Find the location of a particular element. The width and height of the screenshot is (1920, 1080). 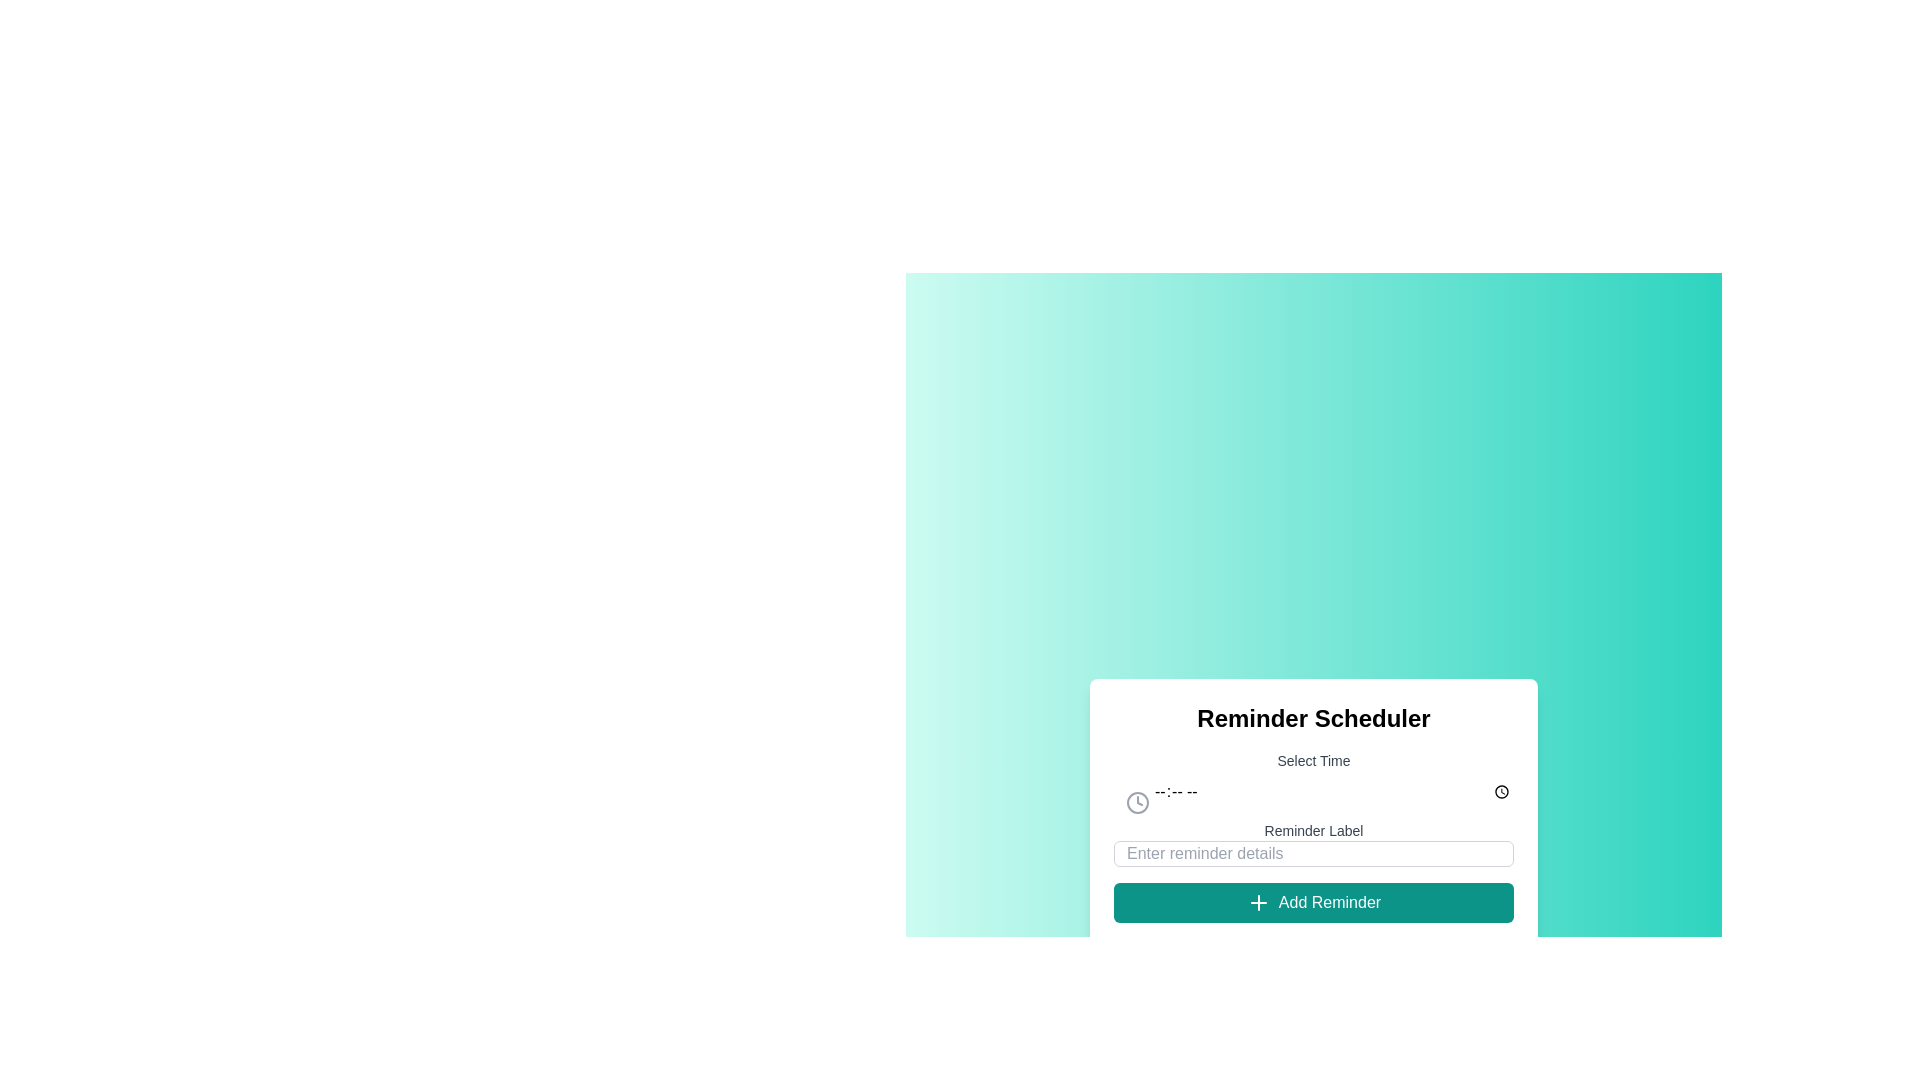

the text input field labeled 'Reminder Label' to focus on it is located at coordinates (1314, 844).